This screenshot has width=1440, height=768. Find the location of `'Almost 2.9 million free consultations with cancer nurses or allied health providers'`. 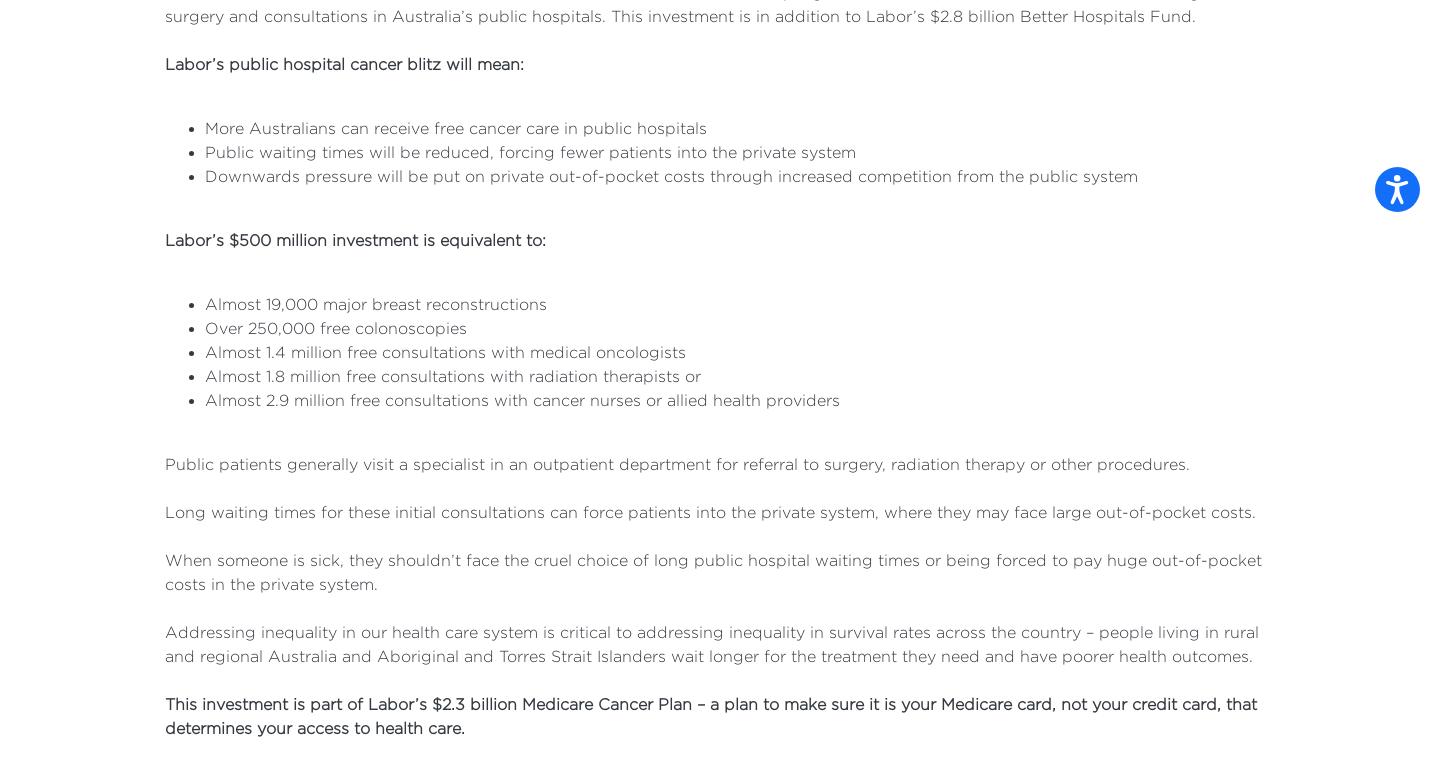

'Almost 2.9 million free consultations with cancer nurses or allied health providers' is located at coordinates (521, 398).